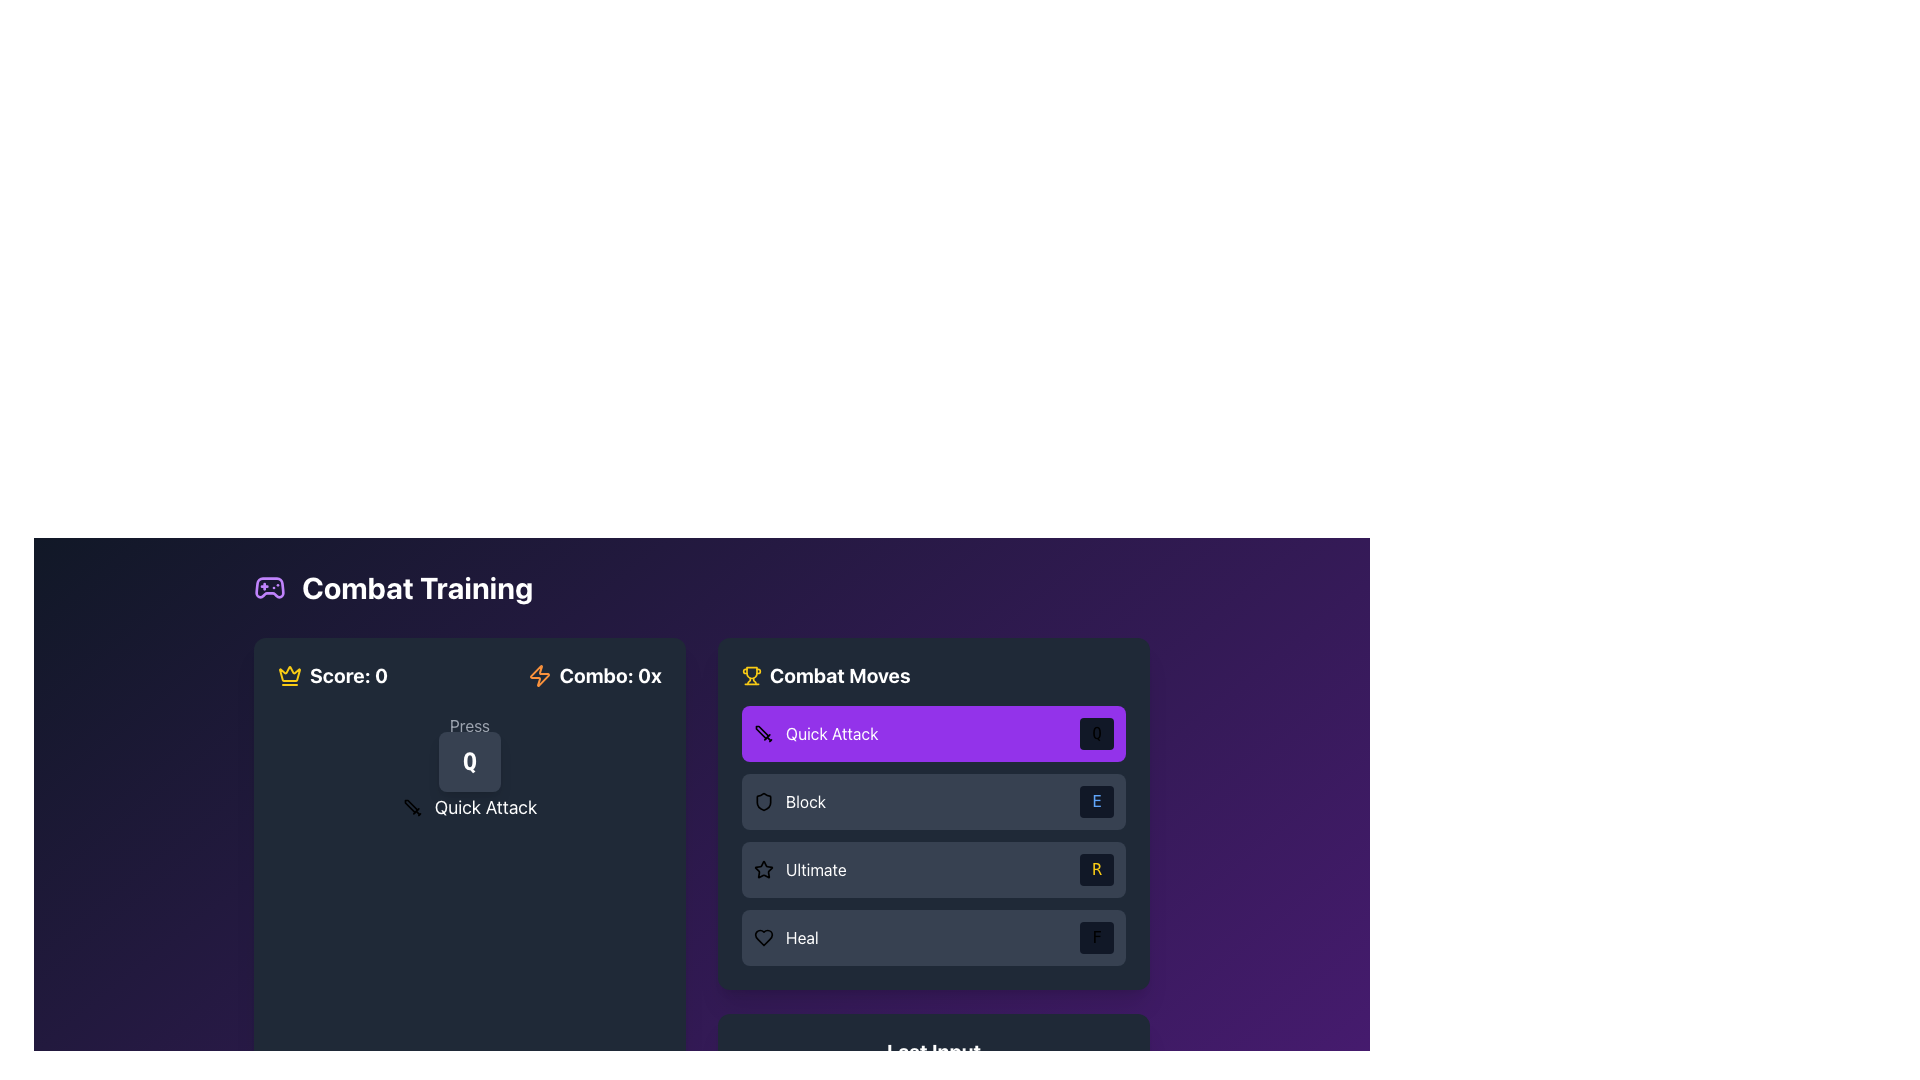  I want to click on the trophy icon located in the 'Combat Moves' section, which symbolizes achievement or a goal, so click(751, 672).